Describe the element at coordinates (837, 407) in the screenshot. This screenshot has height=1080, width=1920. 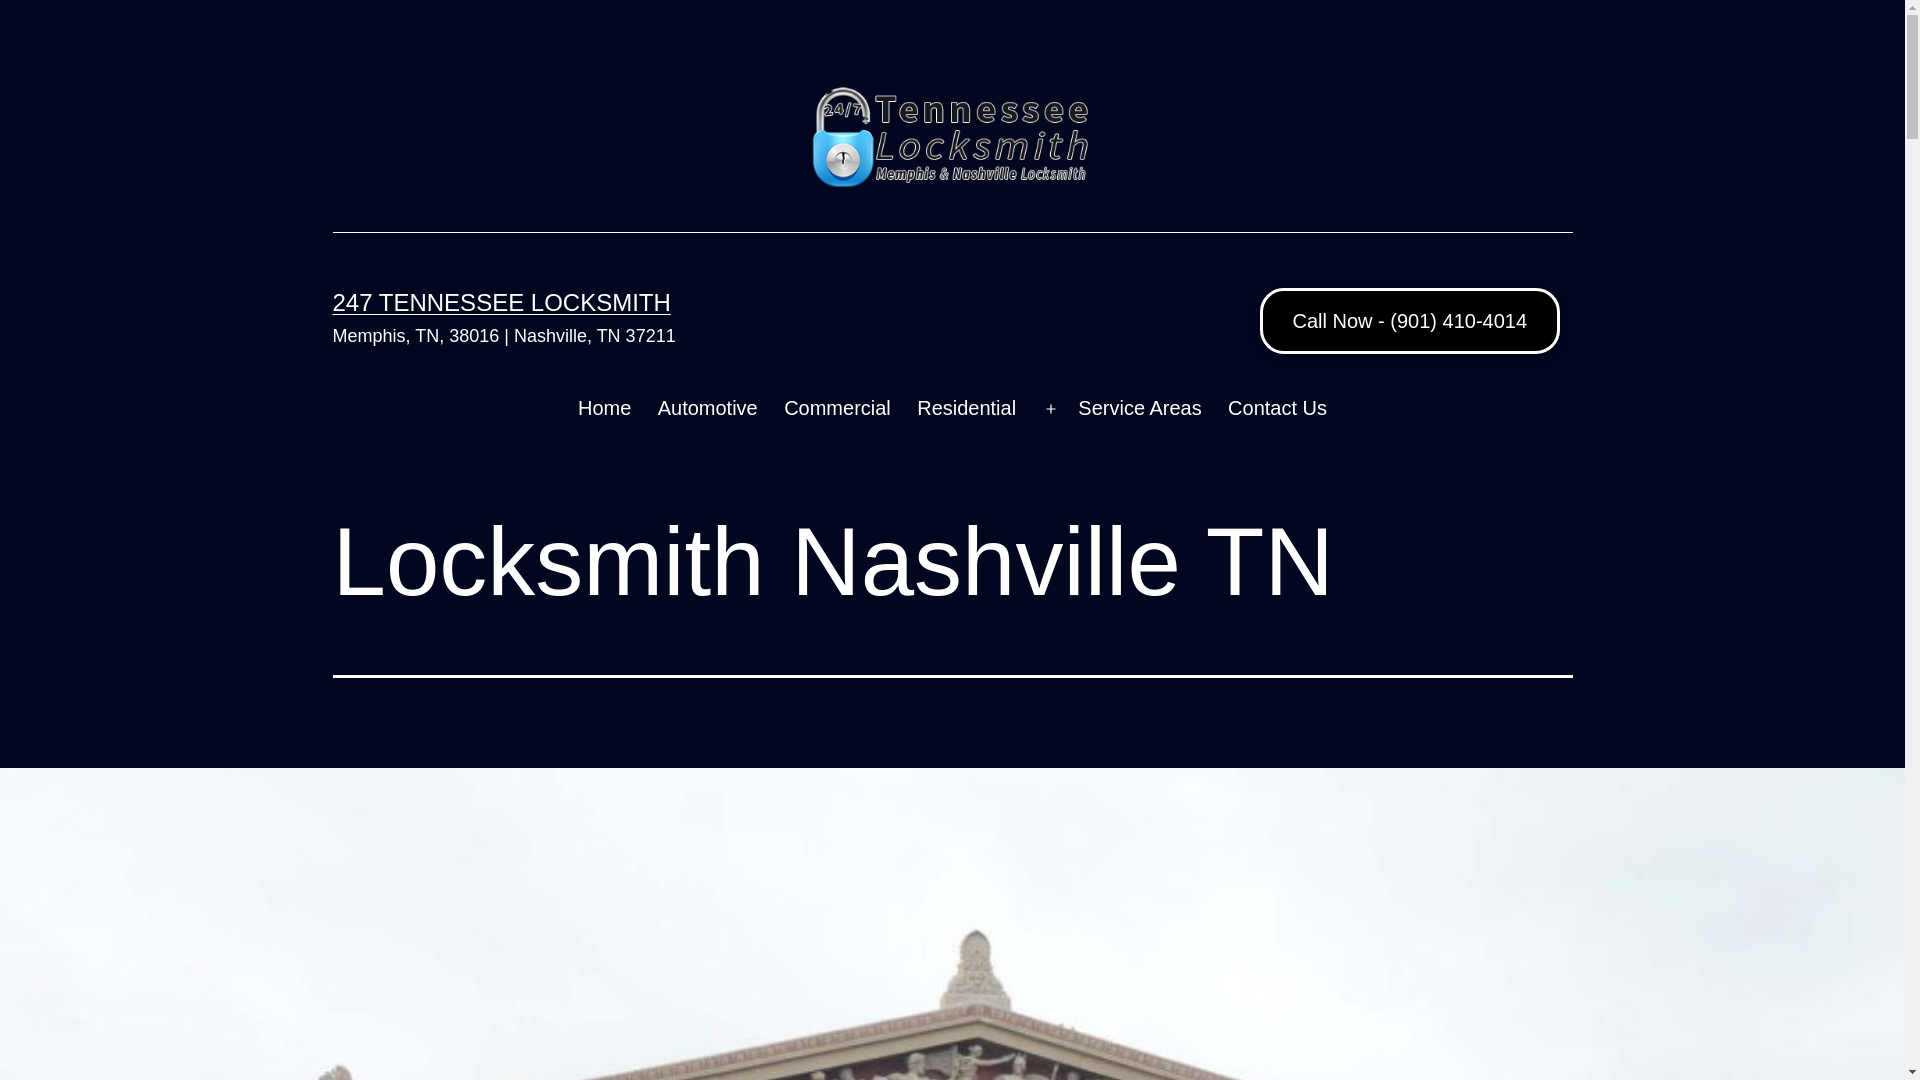
I see `'Commercial'` at that location.